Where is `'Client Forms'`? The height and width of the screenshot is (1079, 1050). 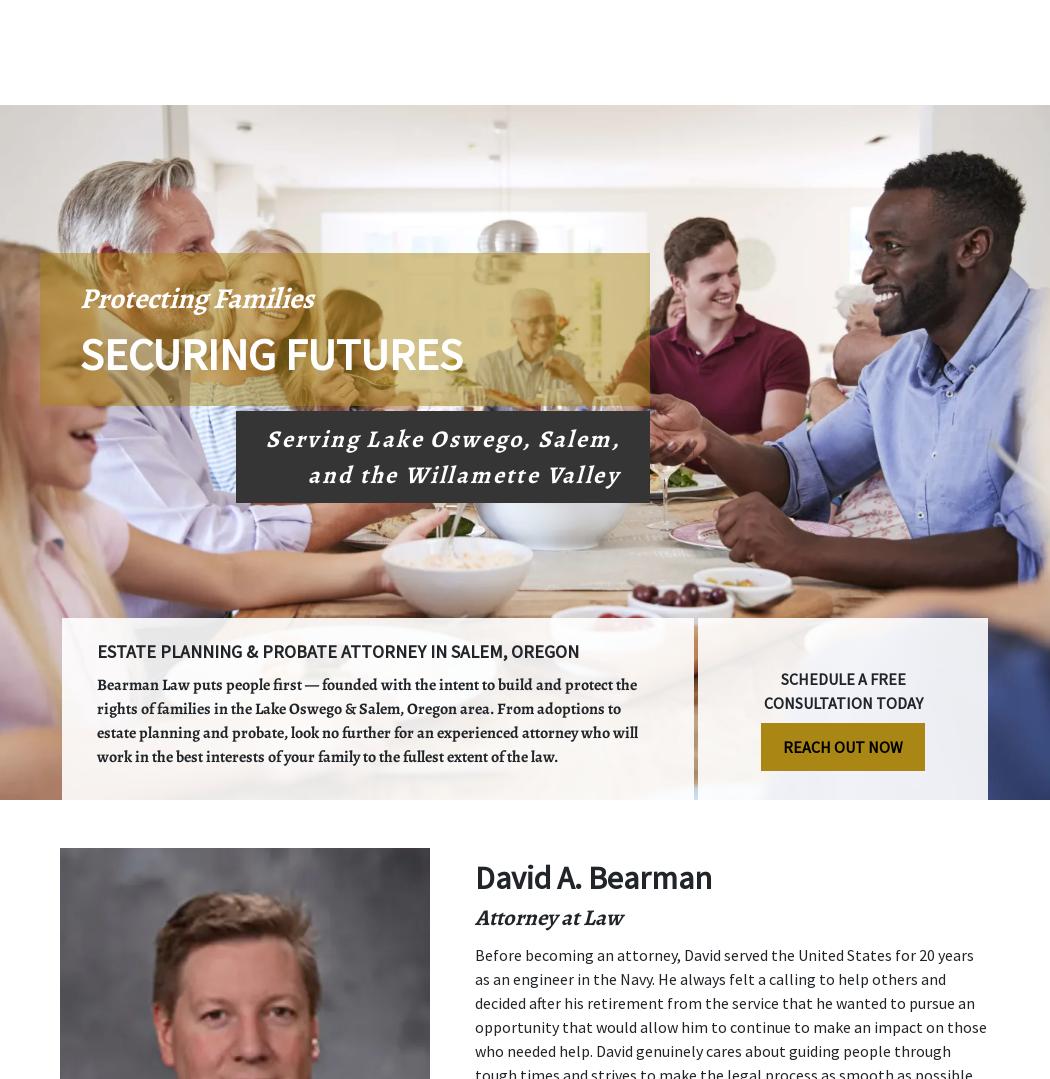 'Client Forms' is located at coordinates (724, 85).